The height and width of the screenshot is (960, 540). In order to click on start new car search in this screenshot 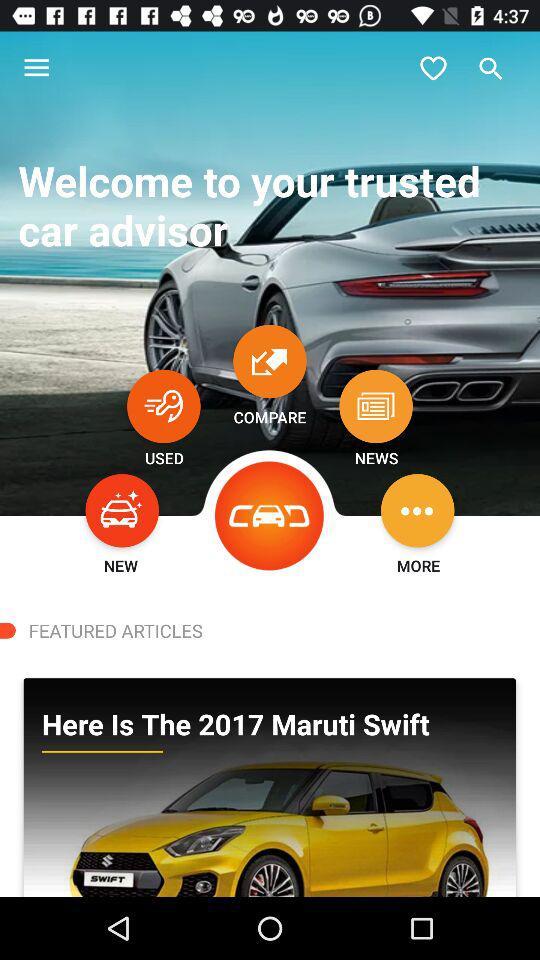, I will do `click(122, 509)`.